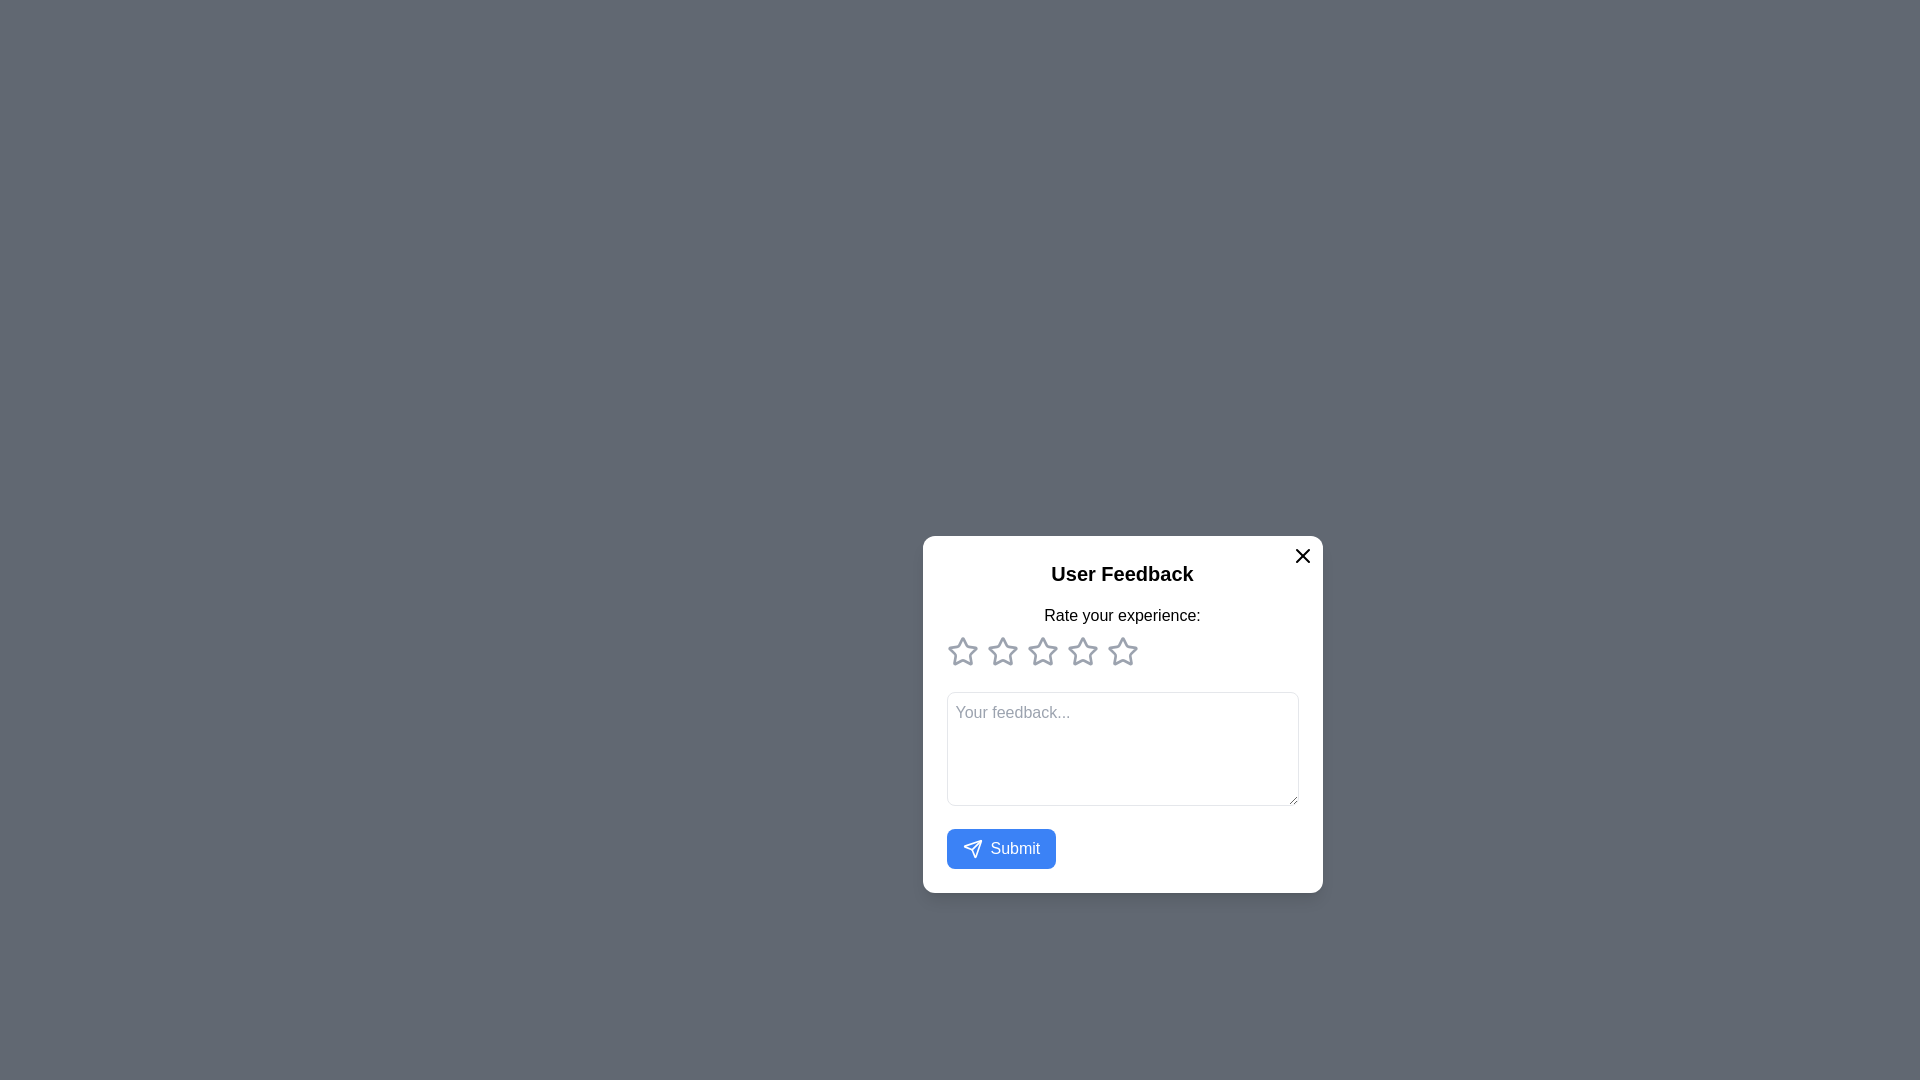  What do you see at coordinates (1001, 848) in the screenshot?
I see `the 'Submit' button with a blue background and white text, located at the bottom-right corner of the 'User Feedback' popup` at bounding box center [1001, 848].